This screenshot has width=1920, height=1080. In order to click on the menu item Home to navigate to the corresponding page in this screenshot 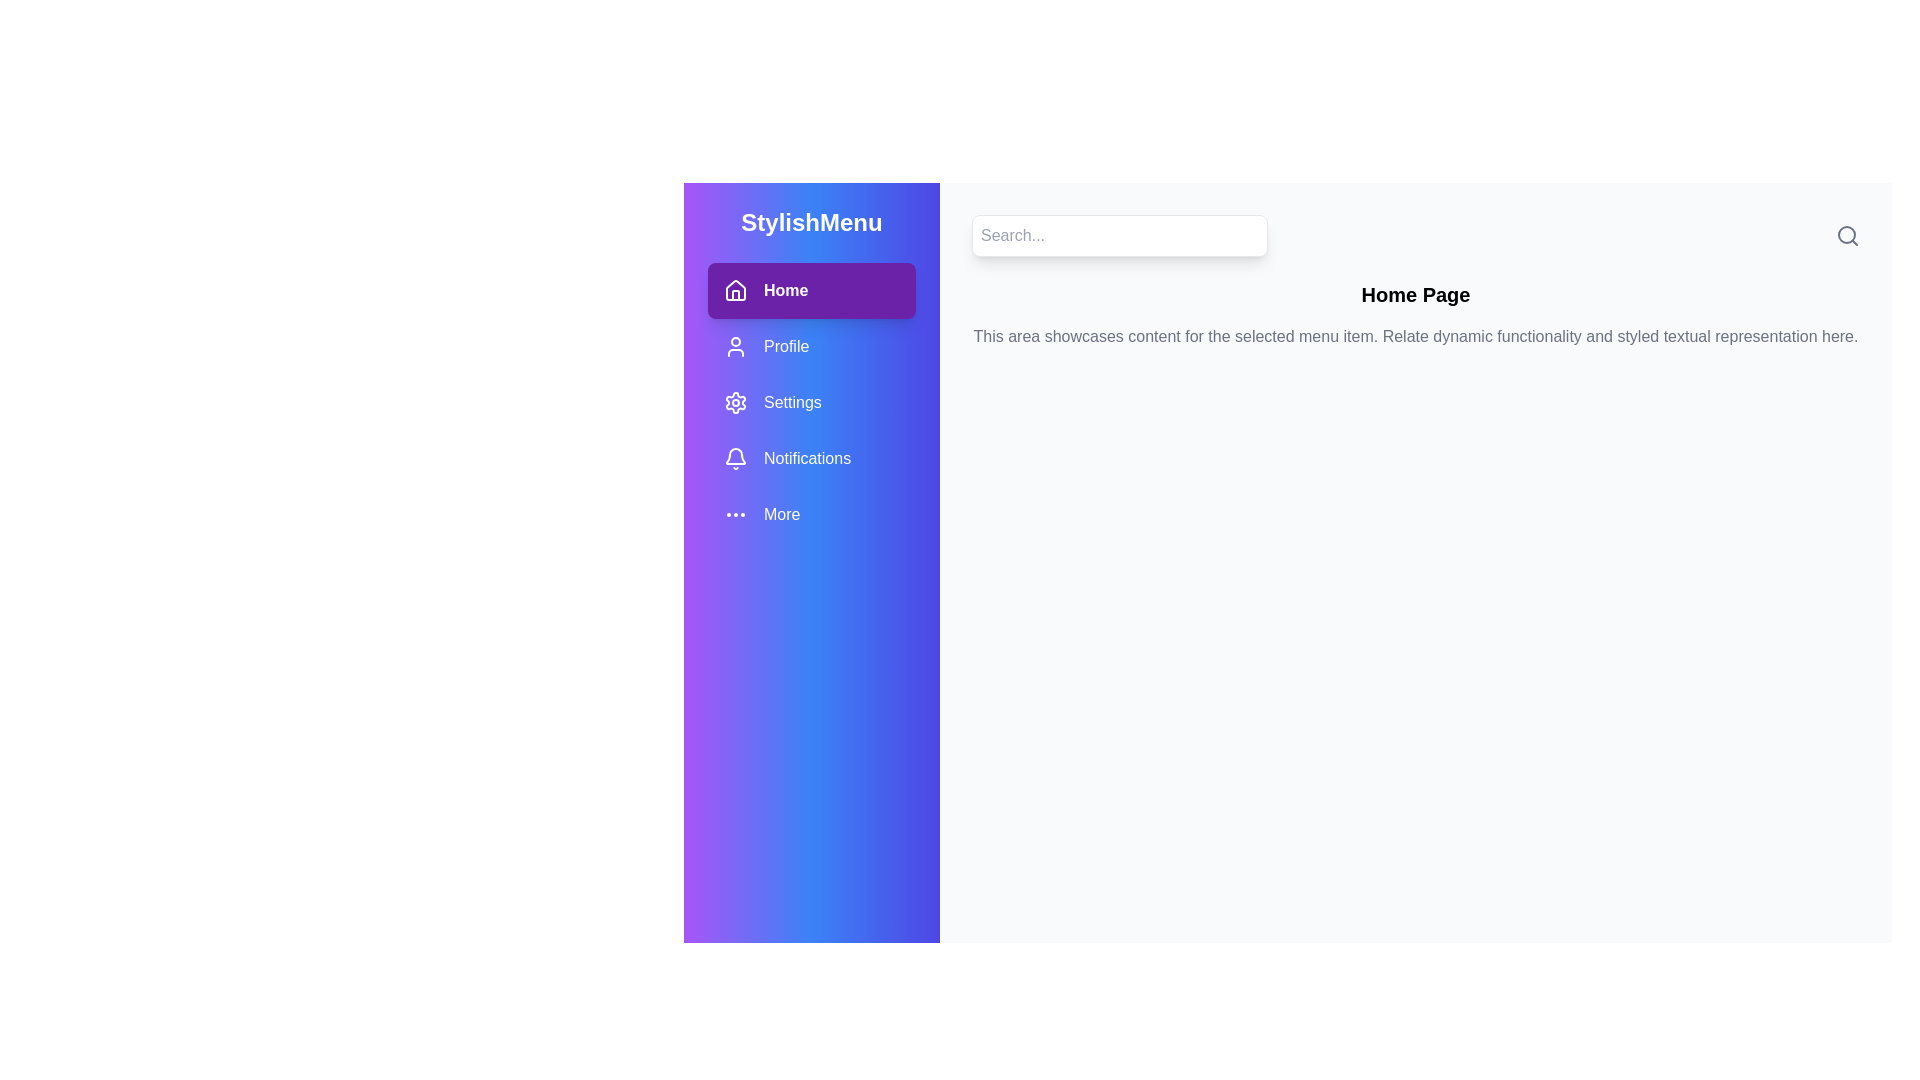, I will do `click(811, 290)`.